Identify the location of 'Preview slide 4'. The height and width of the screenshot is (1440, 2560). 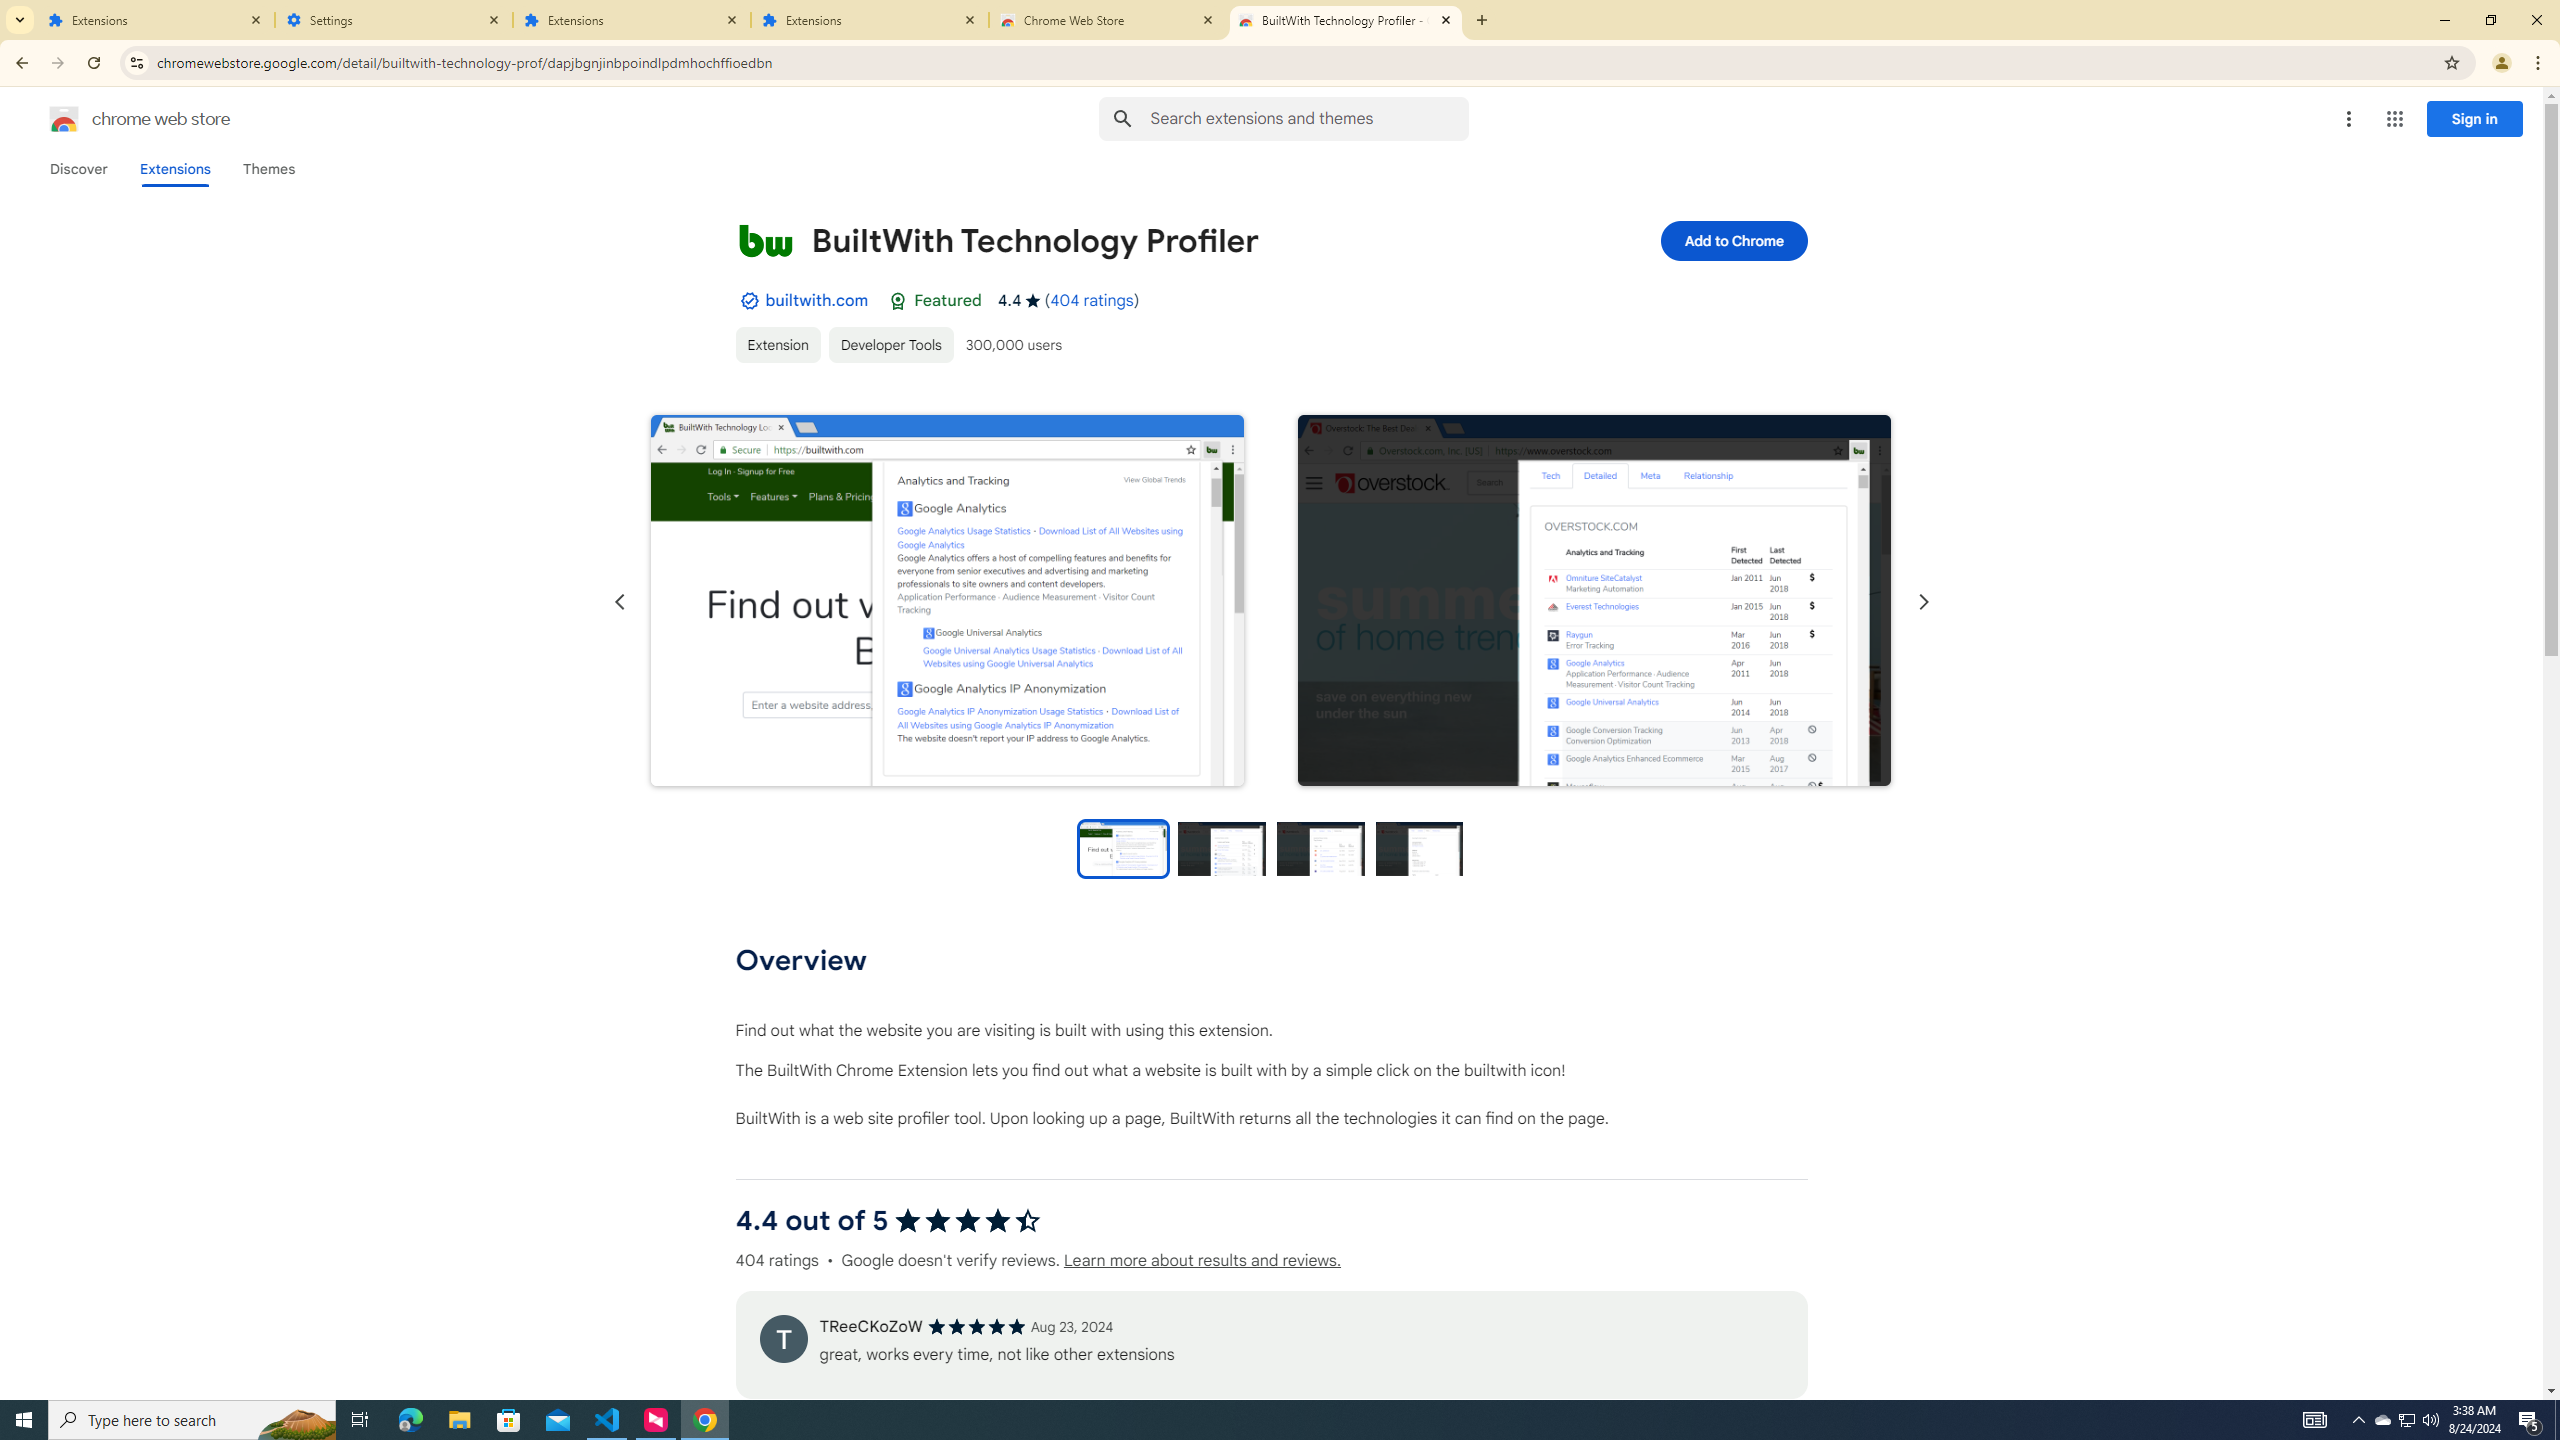
(1419, 847).